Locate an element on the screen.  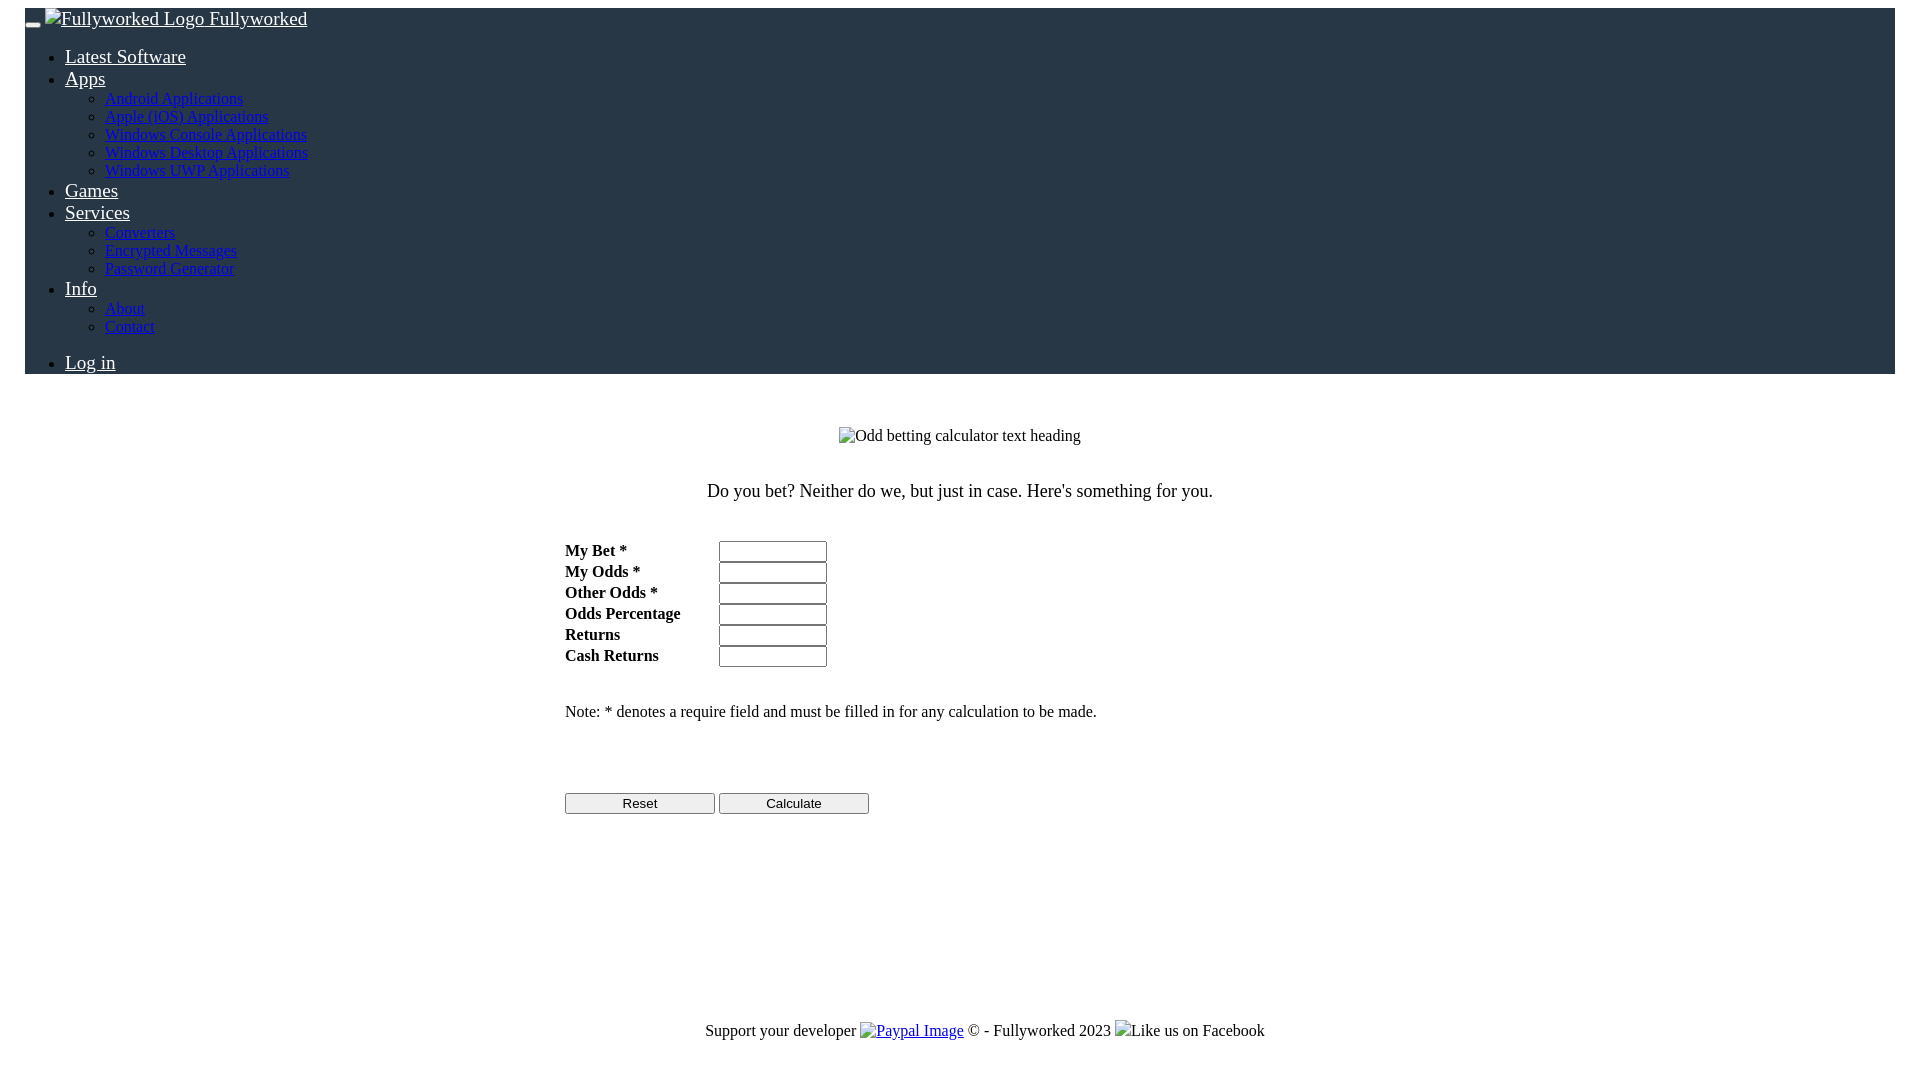
'Log in' is located at coordinates (89, 346).